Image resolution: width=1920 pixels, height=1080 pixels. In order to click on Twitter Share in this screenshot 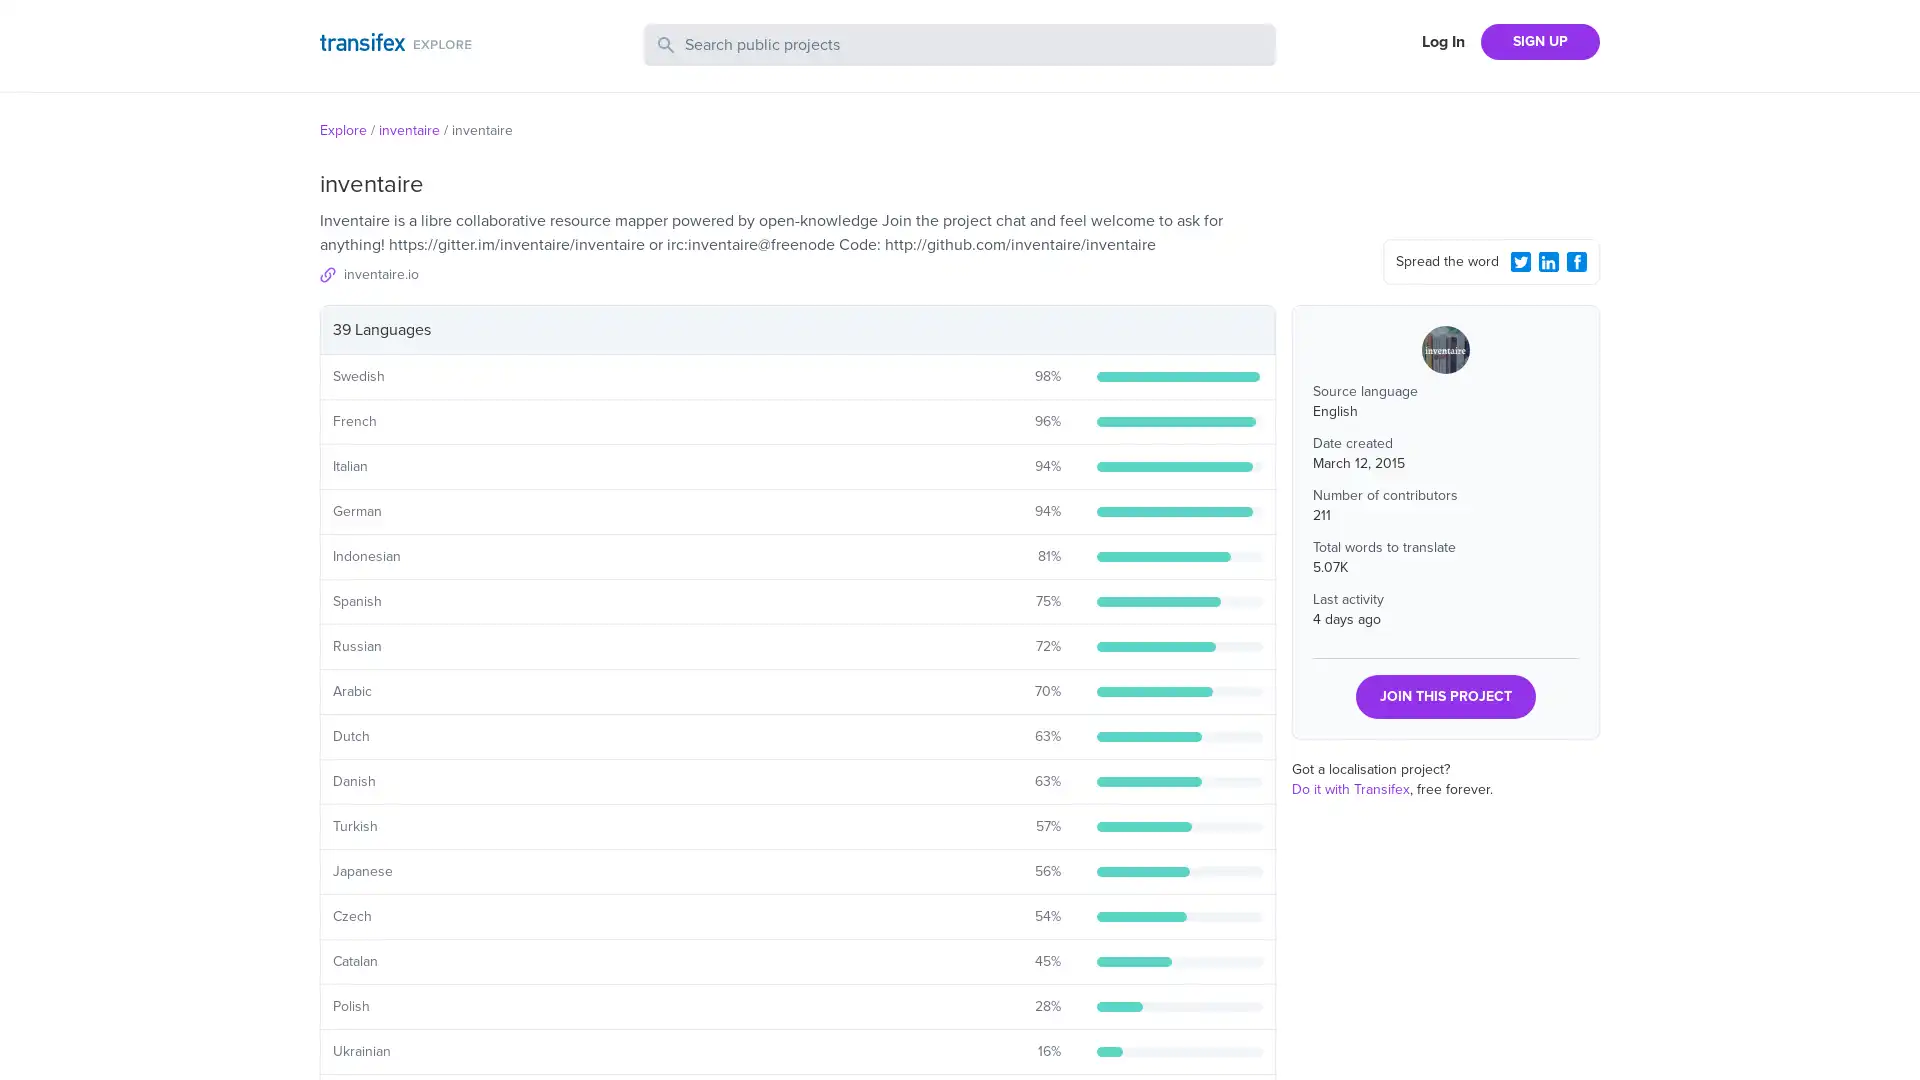, I will do `click(1520, 261)`.